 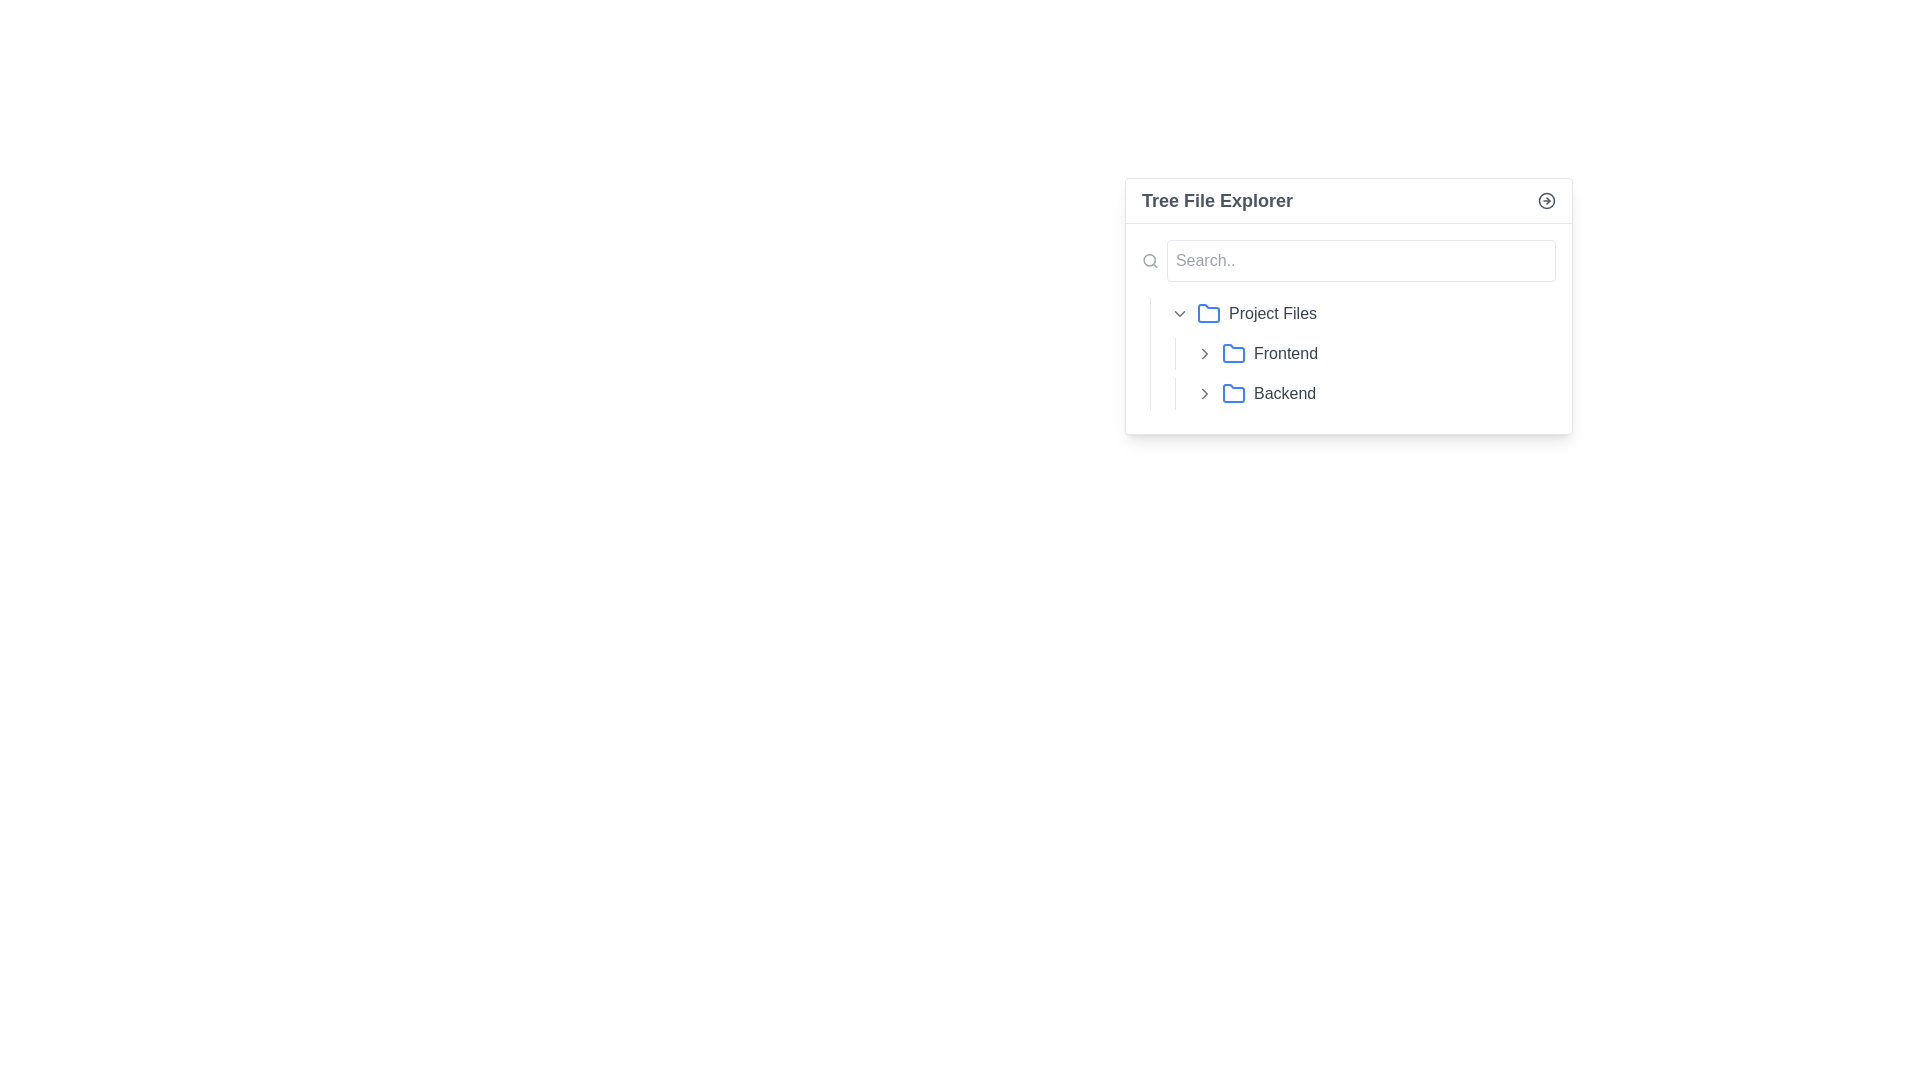 What do you see at coordinates (1545, 200) in the screenshot?
I see `the right-pointing circular arrow icon button, which is gray and located in the header of the 'Tree File Explorer', aligned to the far right of the header bar` at bounding box center [1545, 200].